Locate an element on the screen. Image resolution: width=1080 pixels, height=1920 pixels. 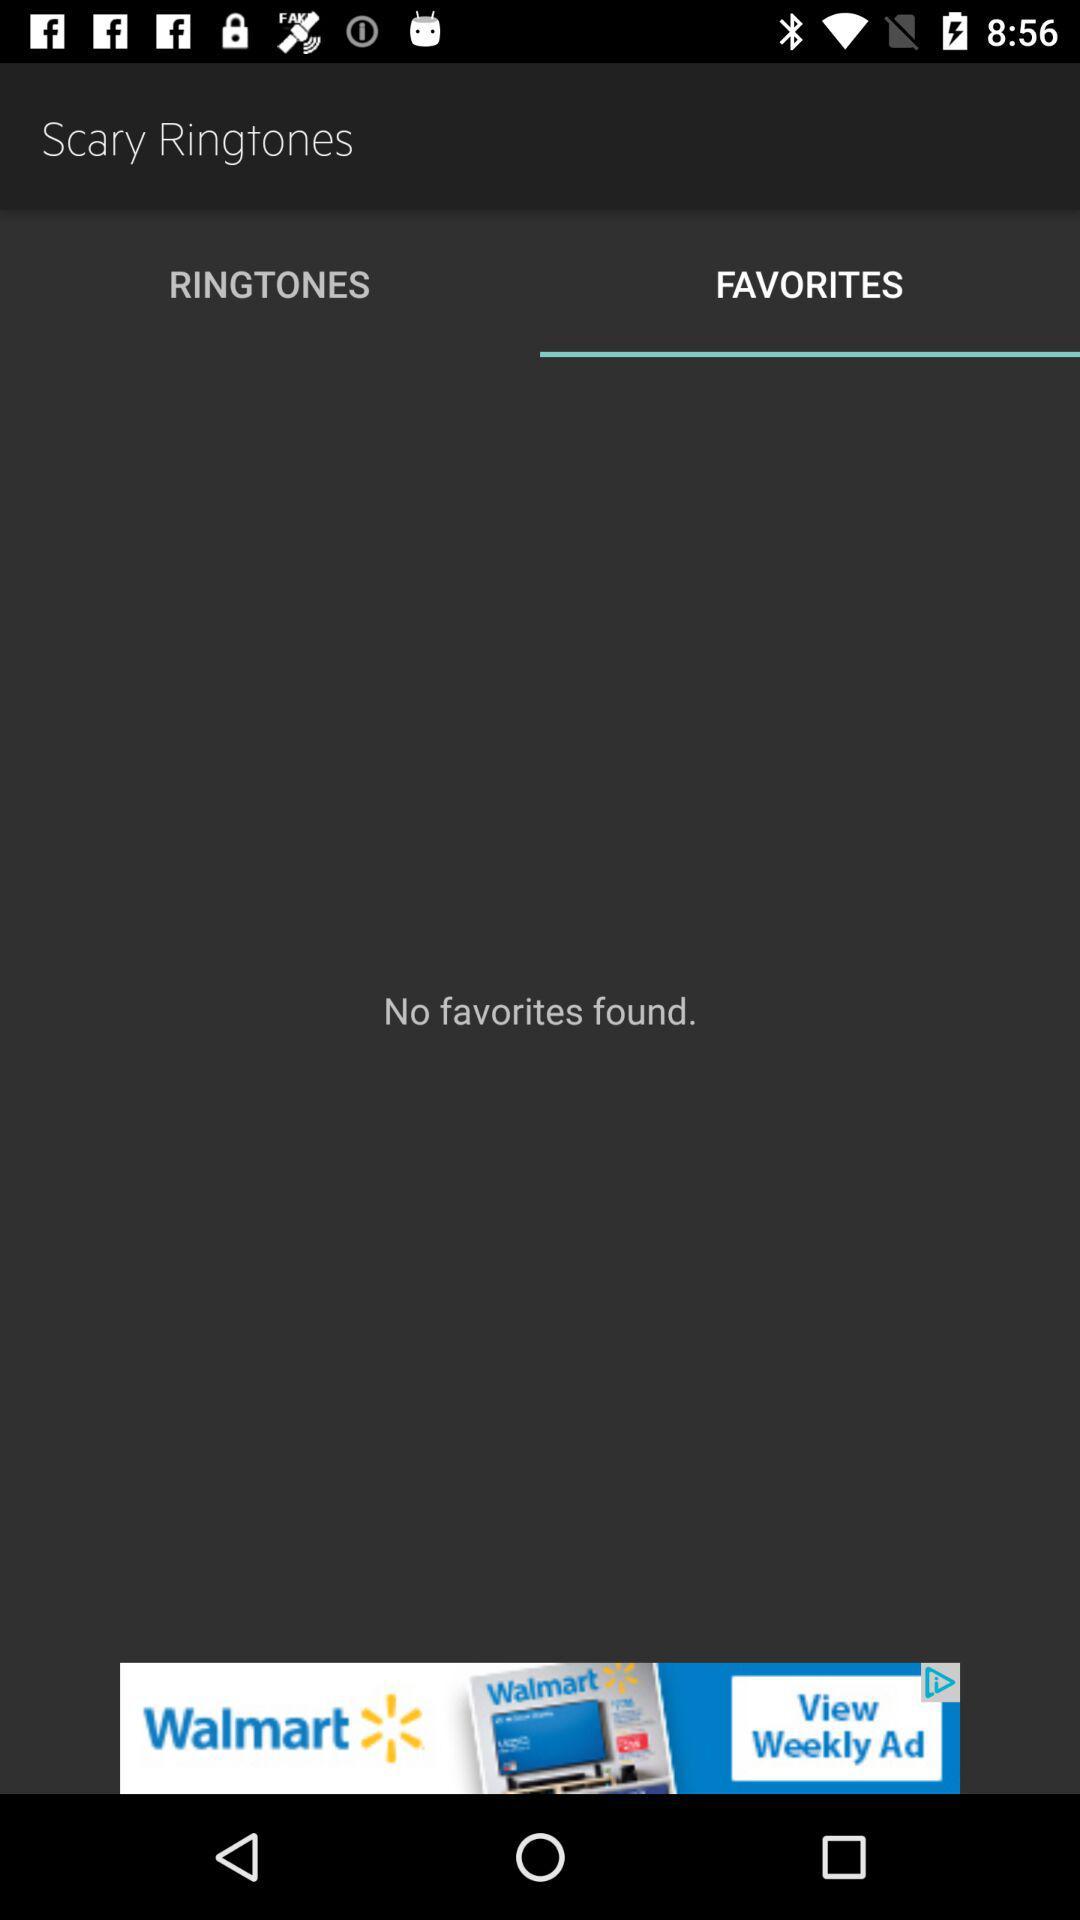
banner advertisement is located at coordinates (540, 1727).